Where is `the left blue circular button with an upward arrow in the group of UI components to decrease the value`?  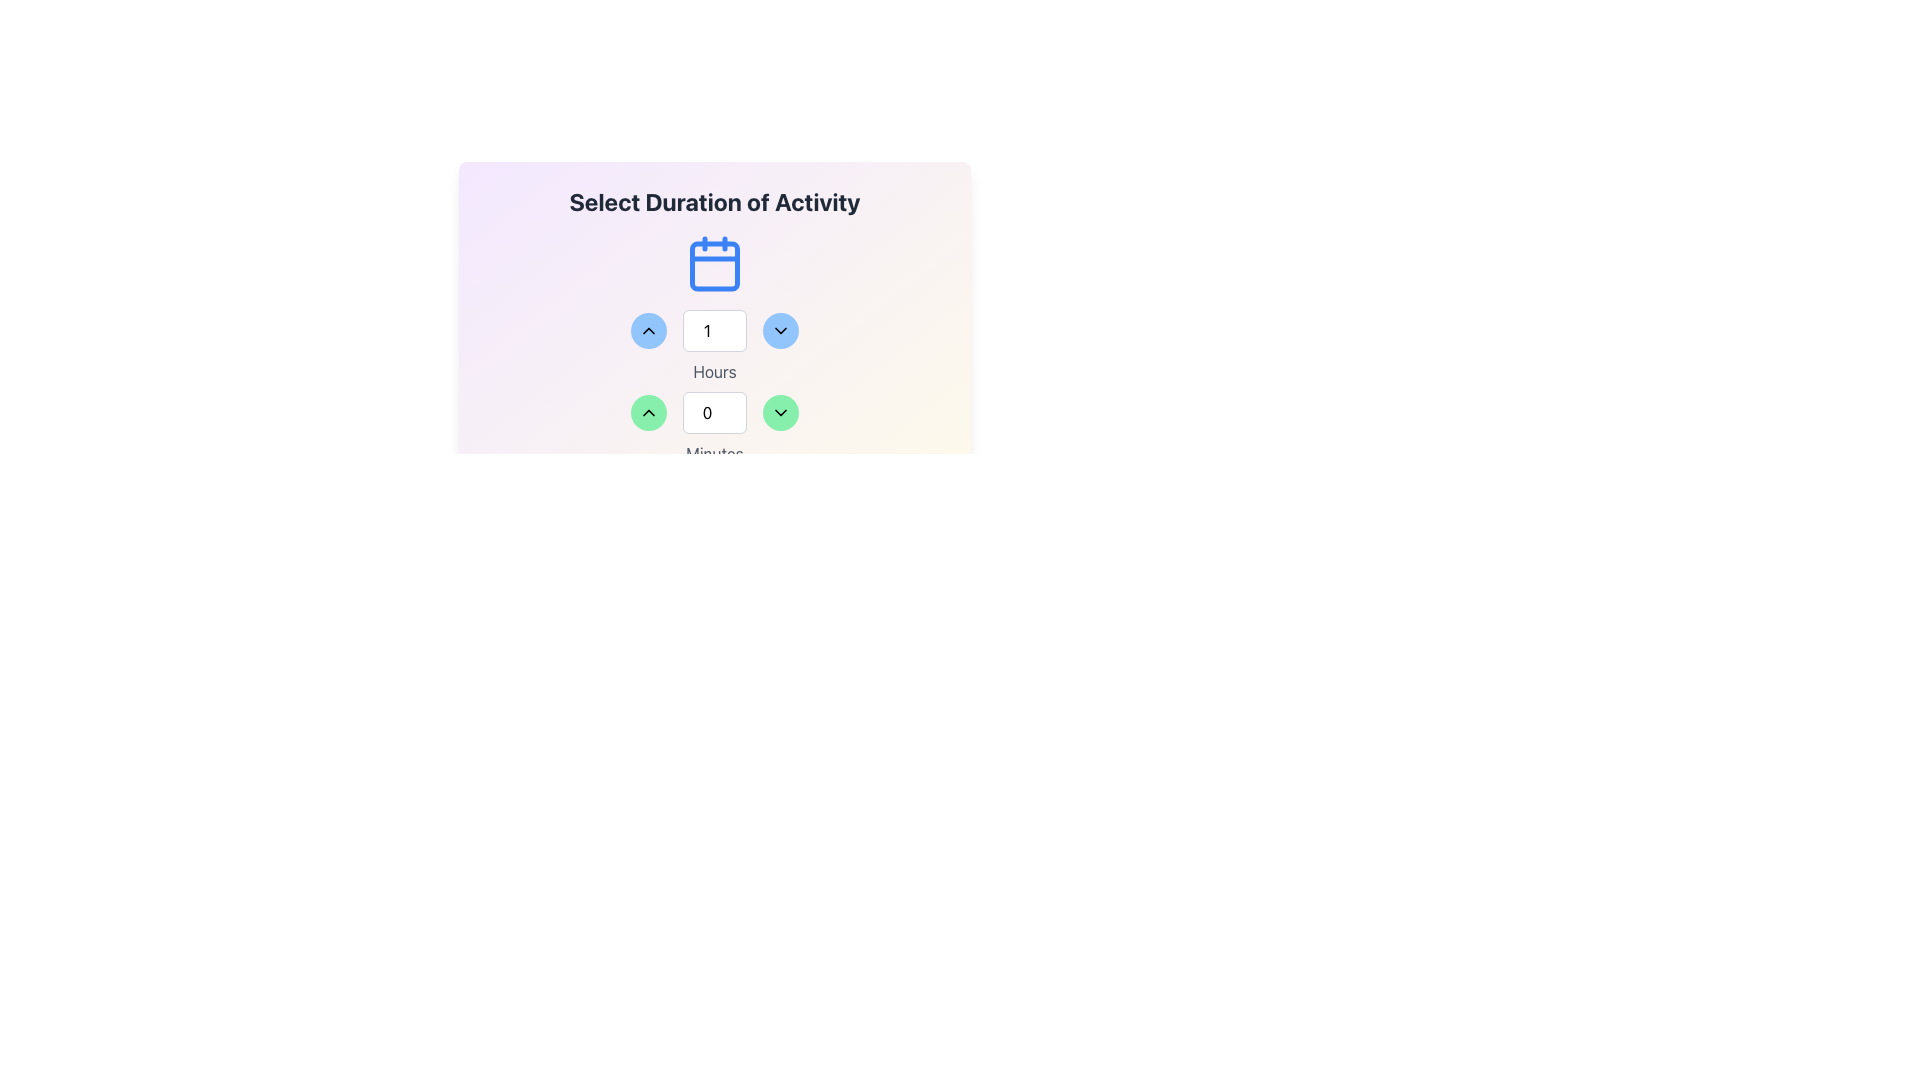
the left blue circular button with an upward arrow in the group of UI components to decrease the value is located at coordinates (715, 330).